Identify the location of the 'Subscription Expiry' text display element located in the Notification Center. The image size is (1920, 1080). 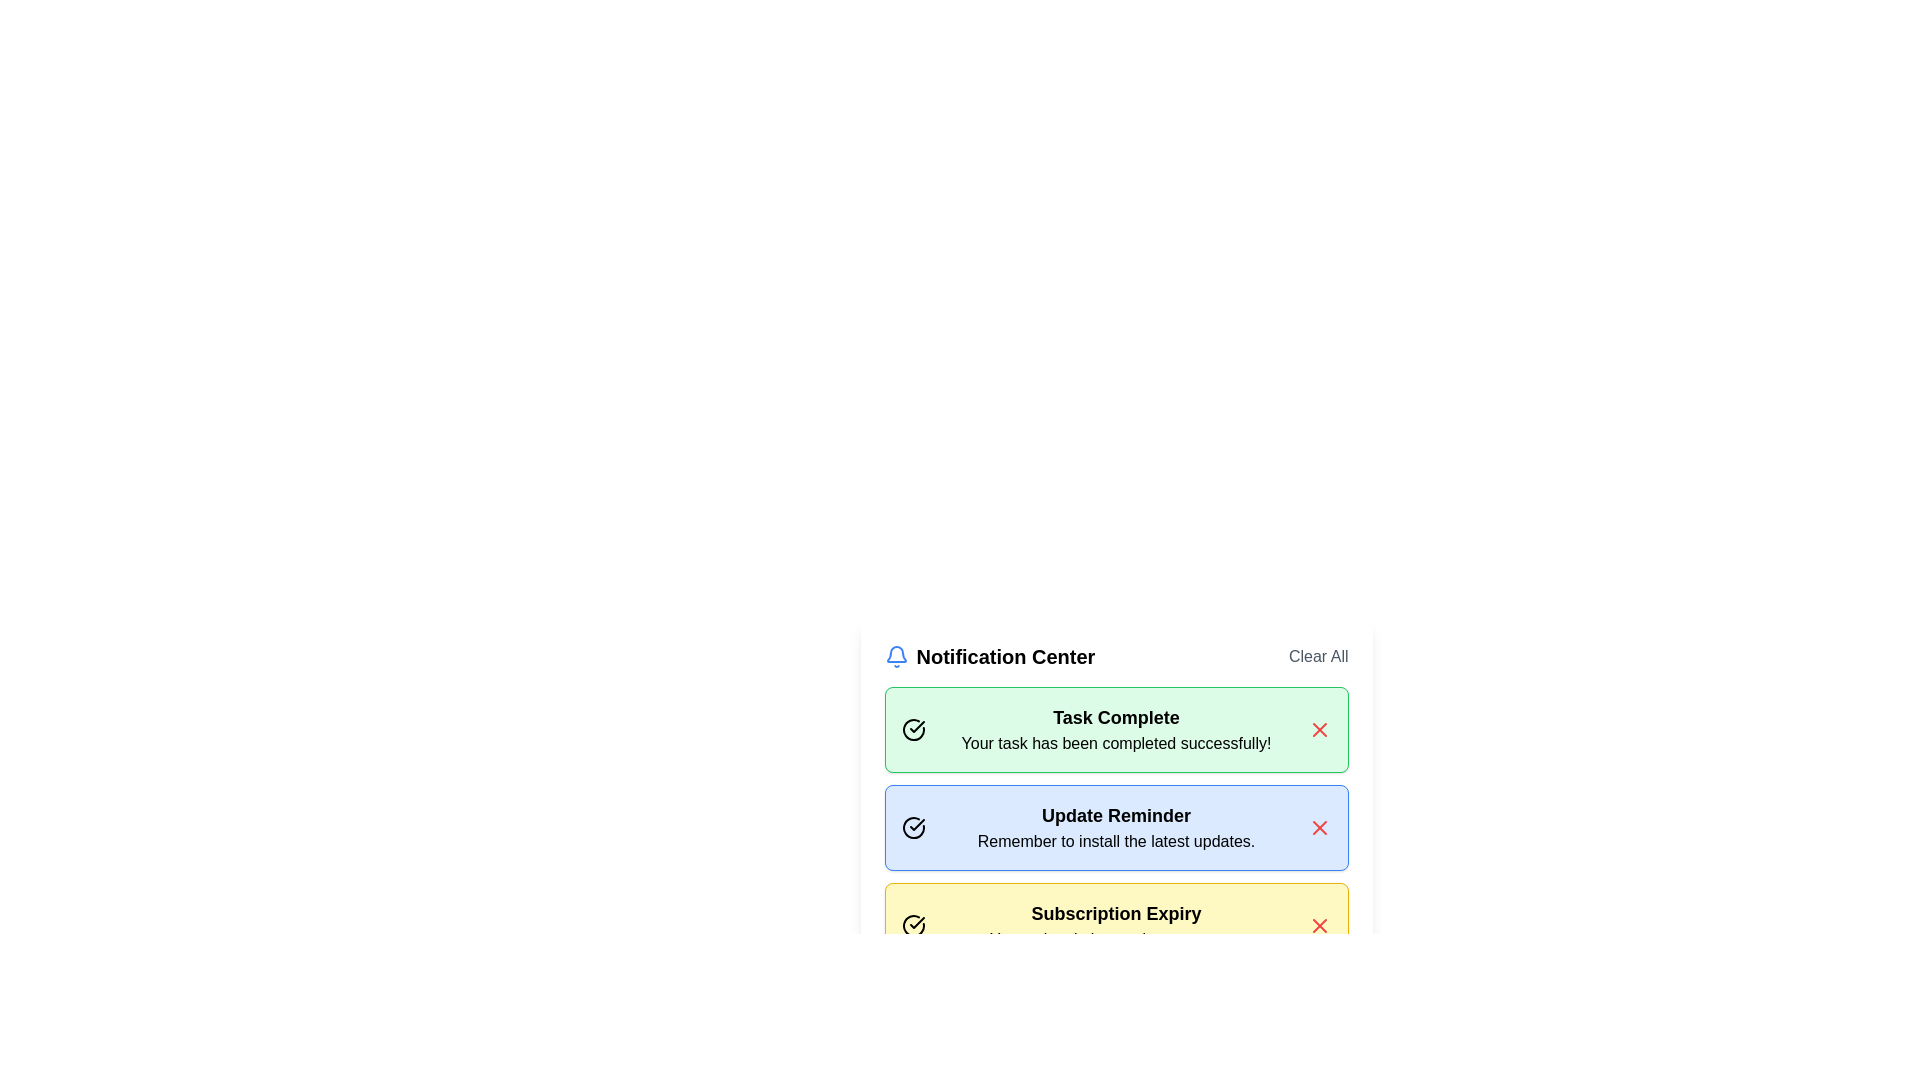
(1115, 914).